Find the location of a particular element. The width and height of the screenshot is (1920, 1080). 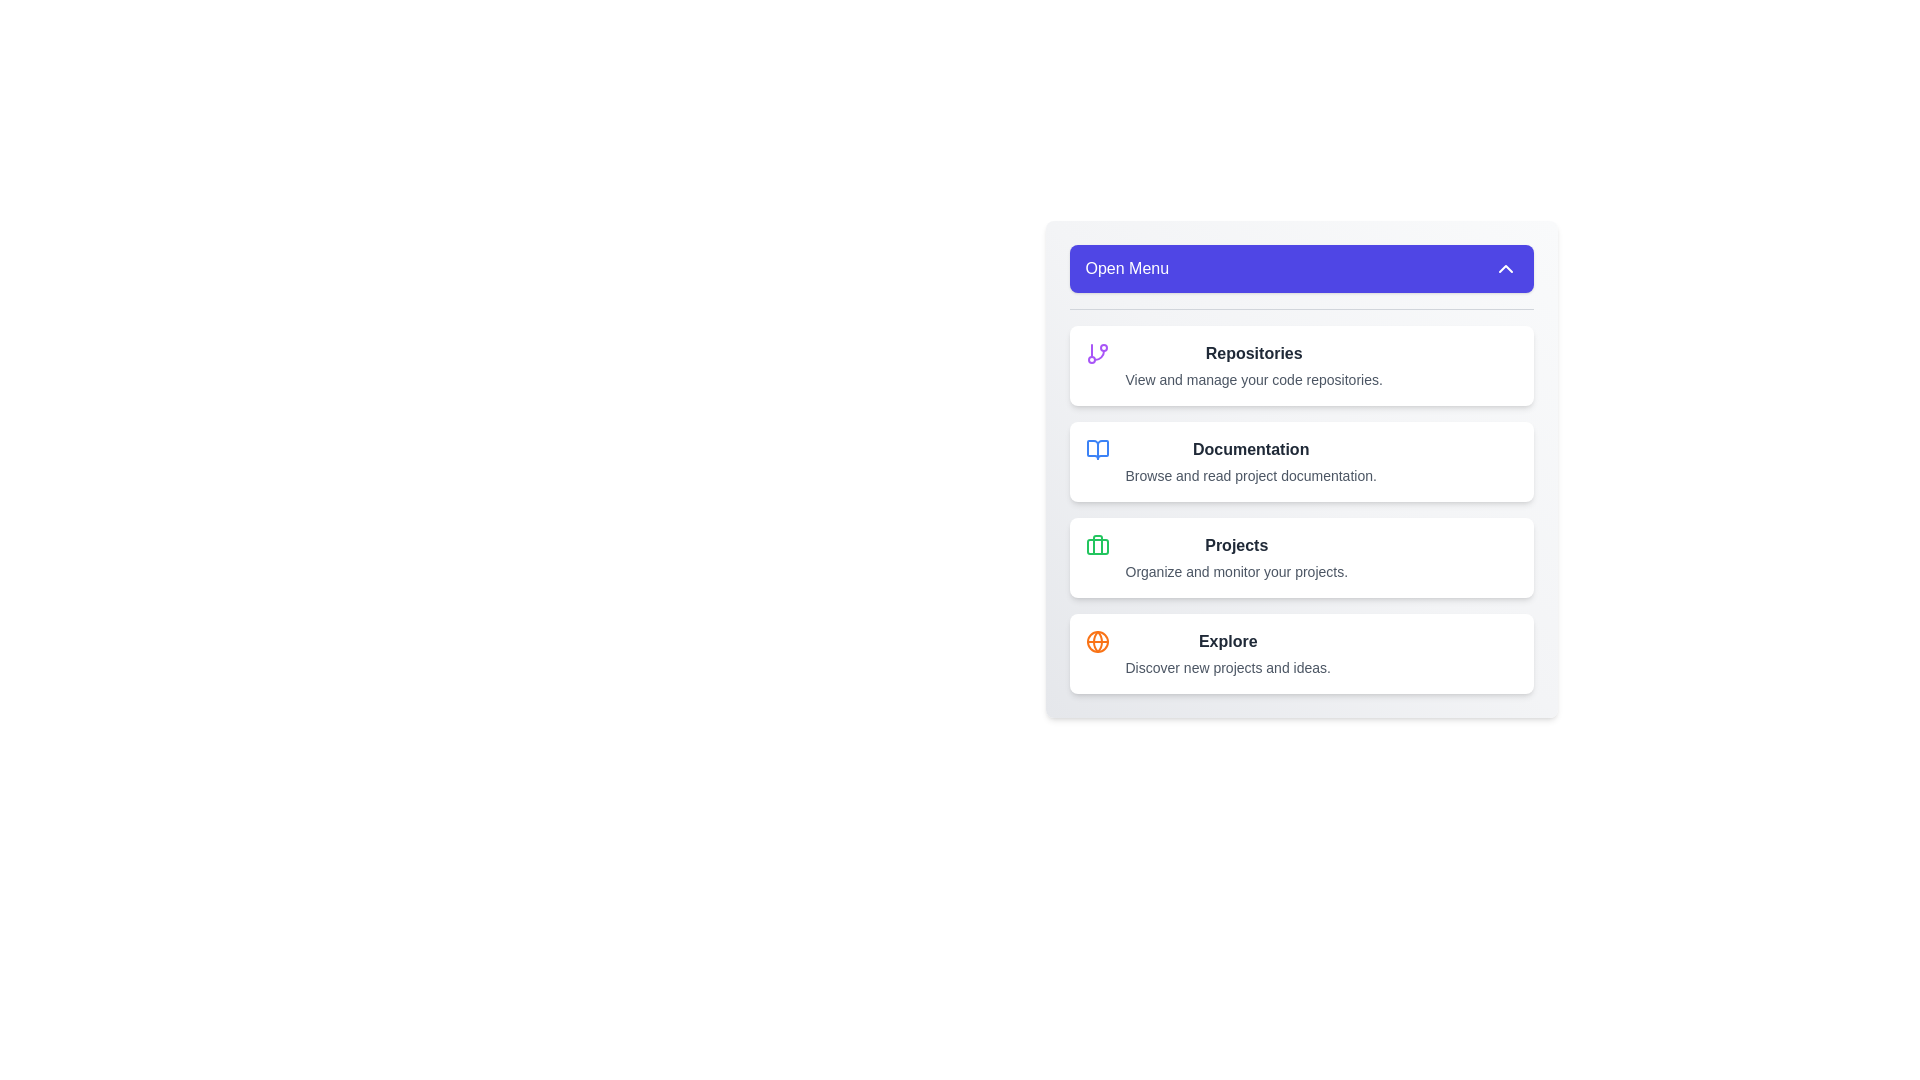

the visual representation of the 'Explore' menu icon located to the left of the 'Explore' text in the fourth row of the menu is located at coordinates (1096, 641).